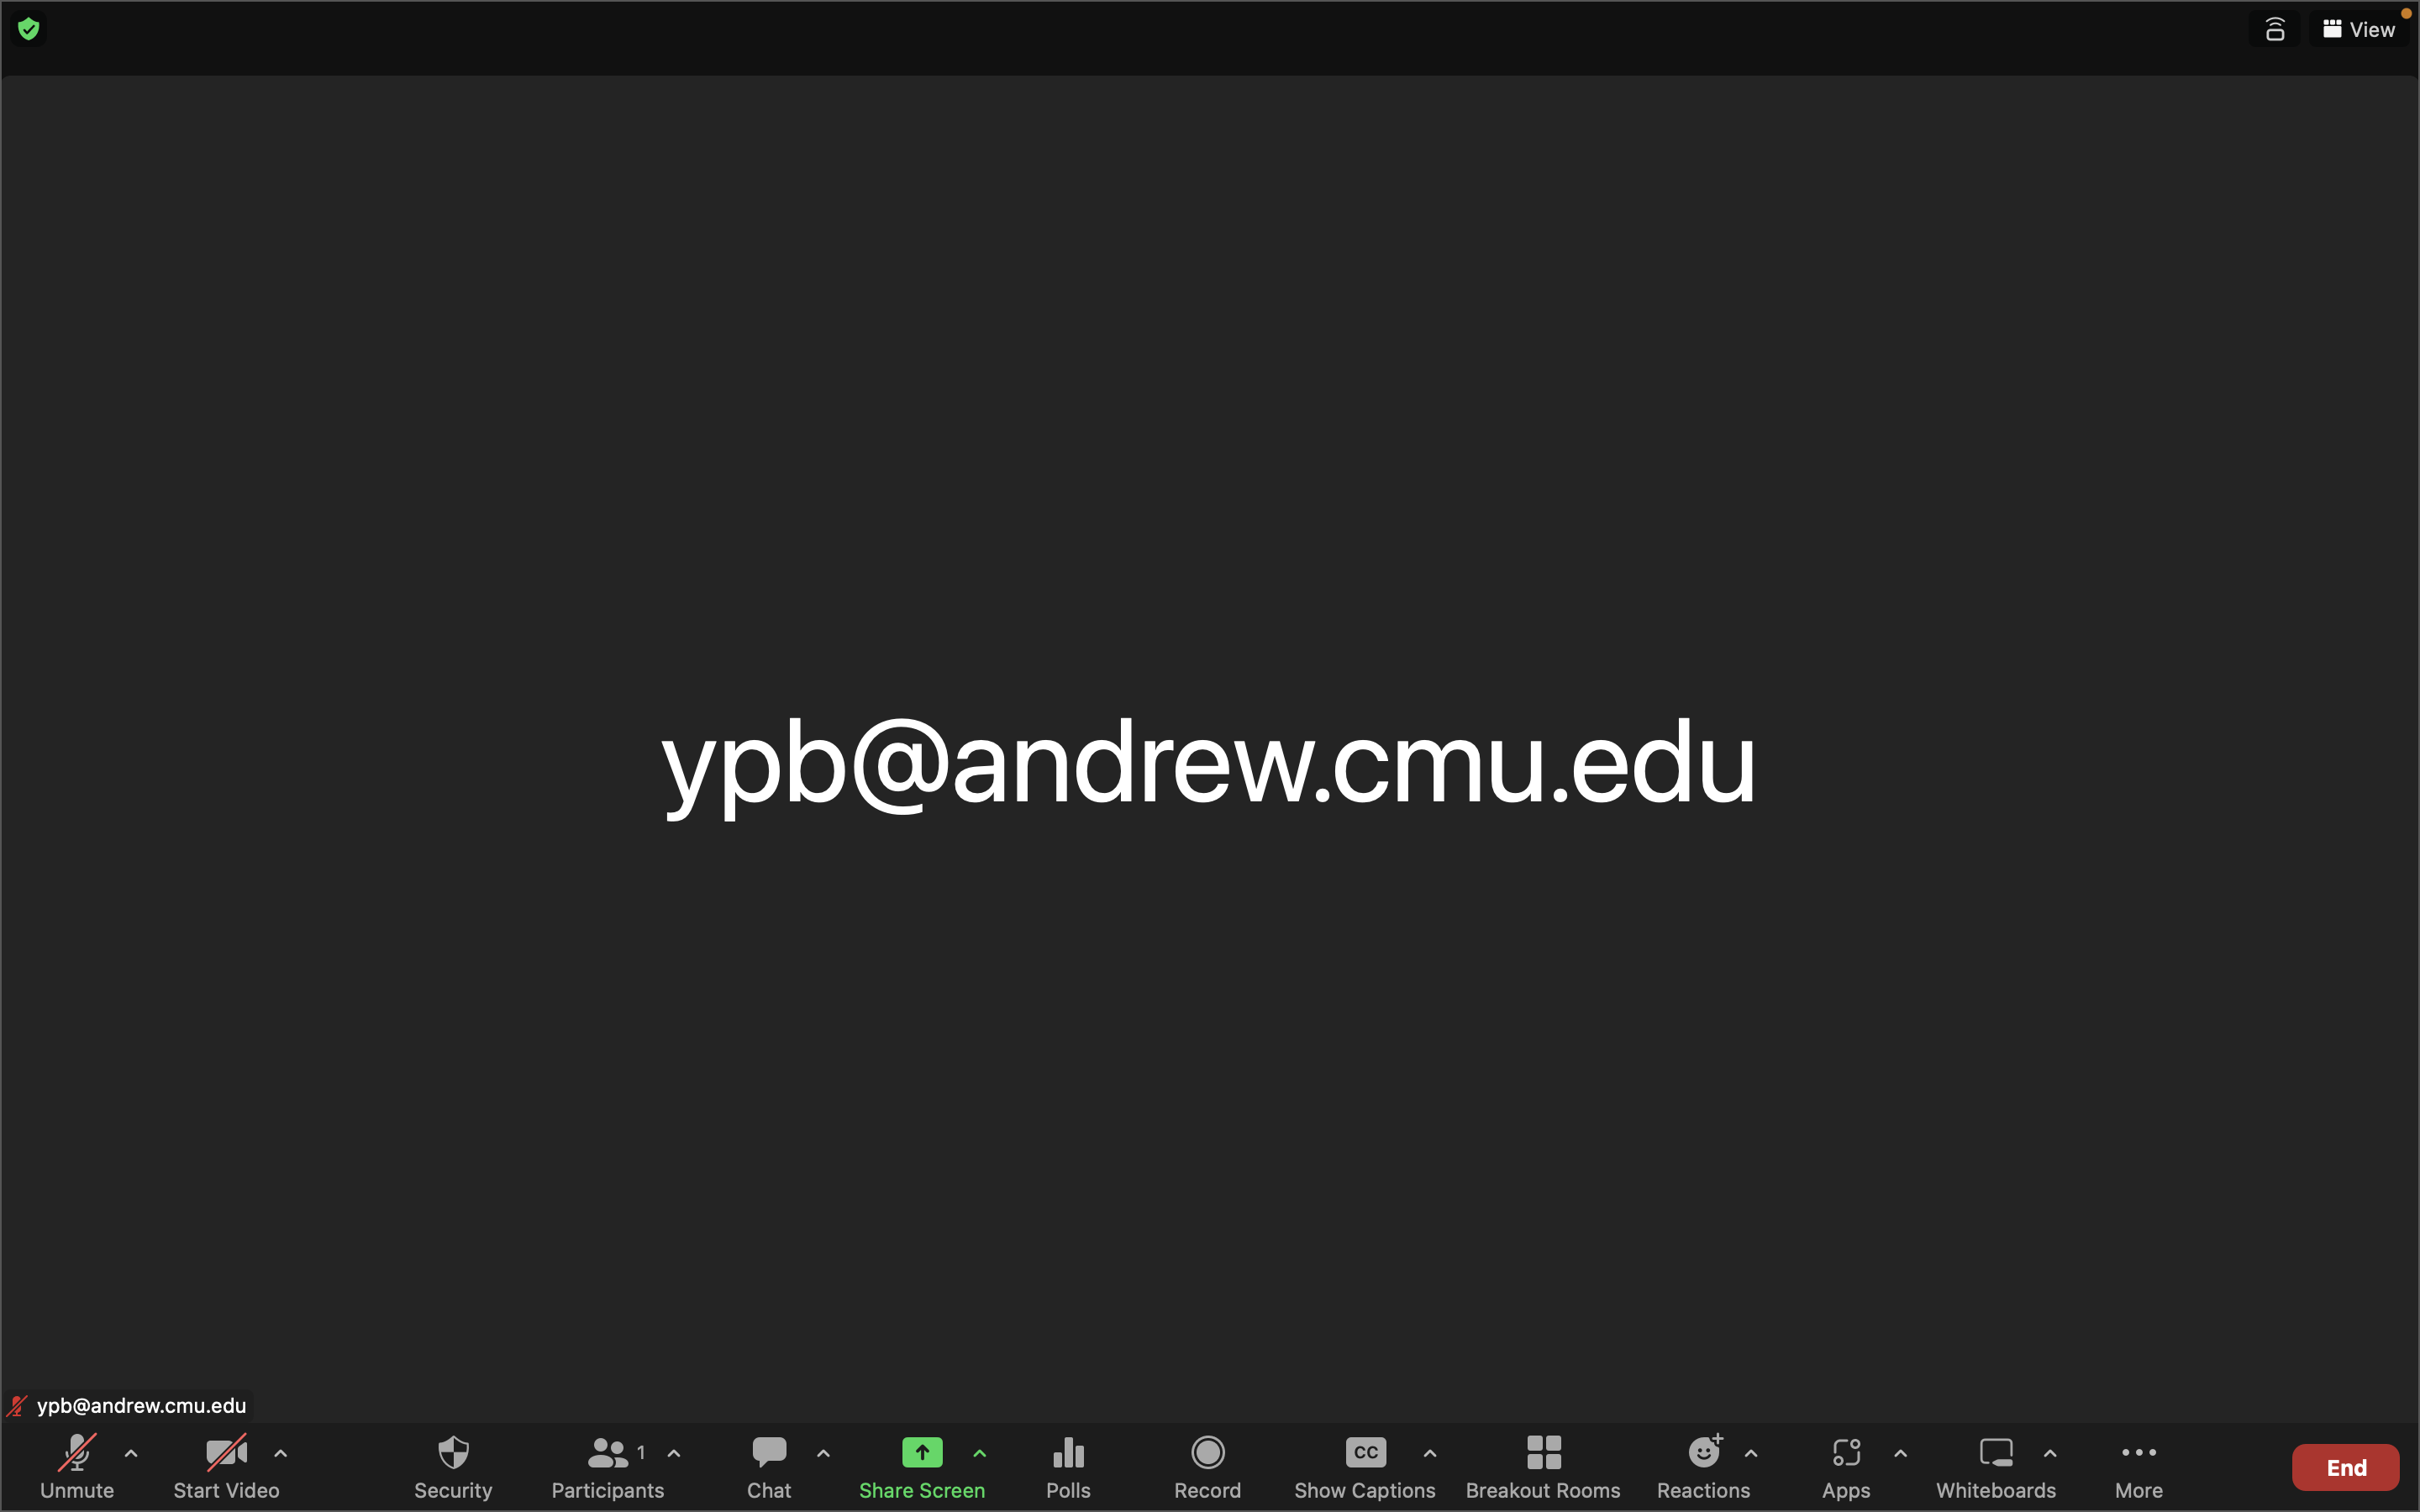  Describe the element at coordinates (452, 1465) in the screenshot. I see `the security configurations` at that location.